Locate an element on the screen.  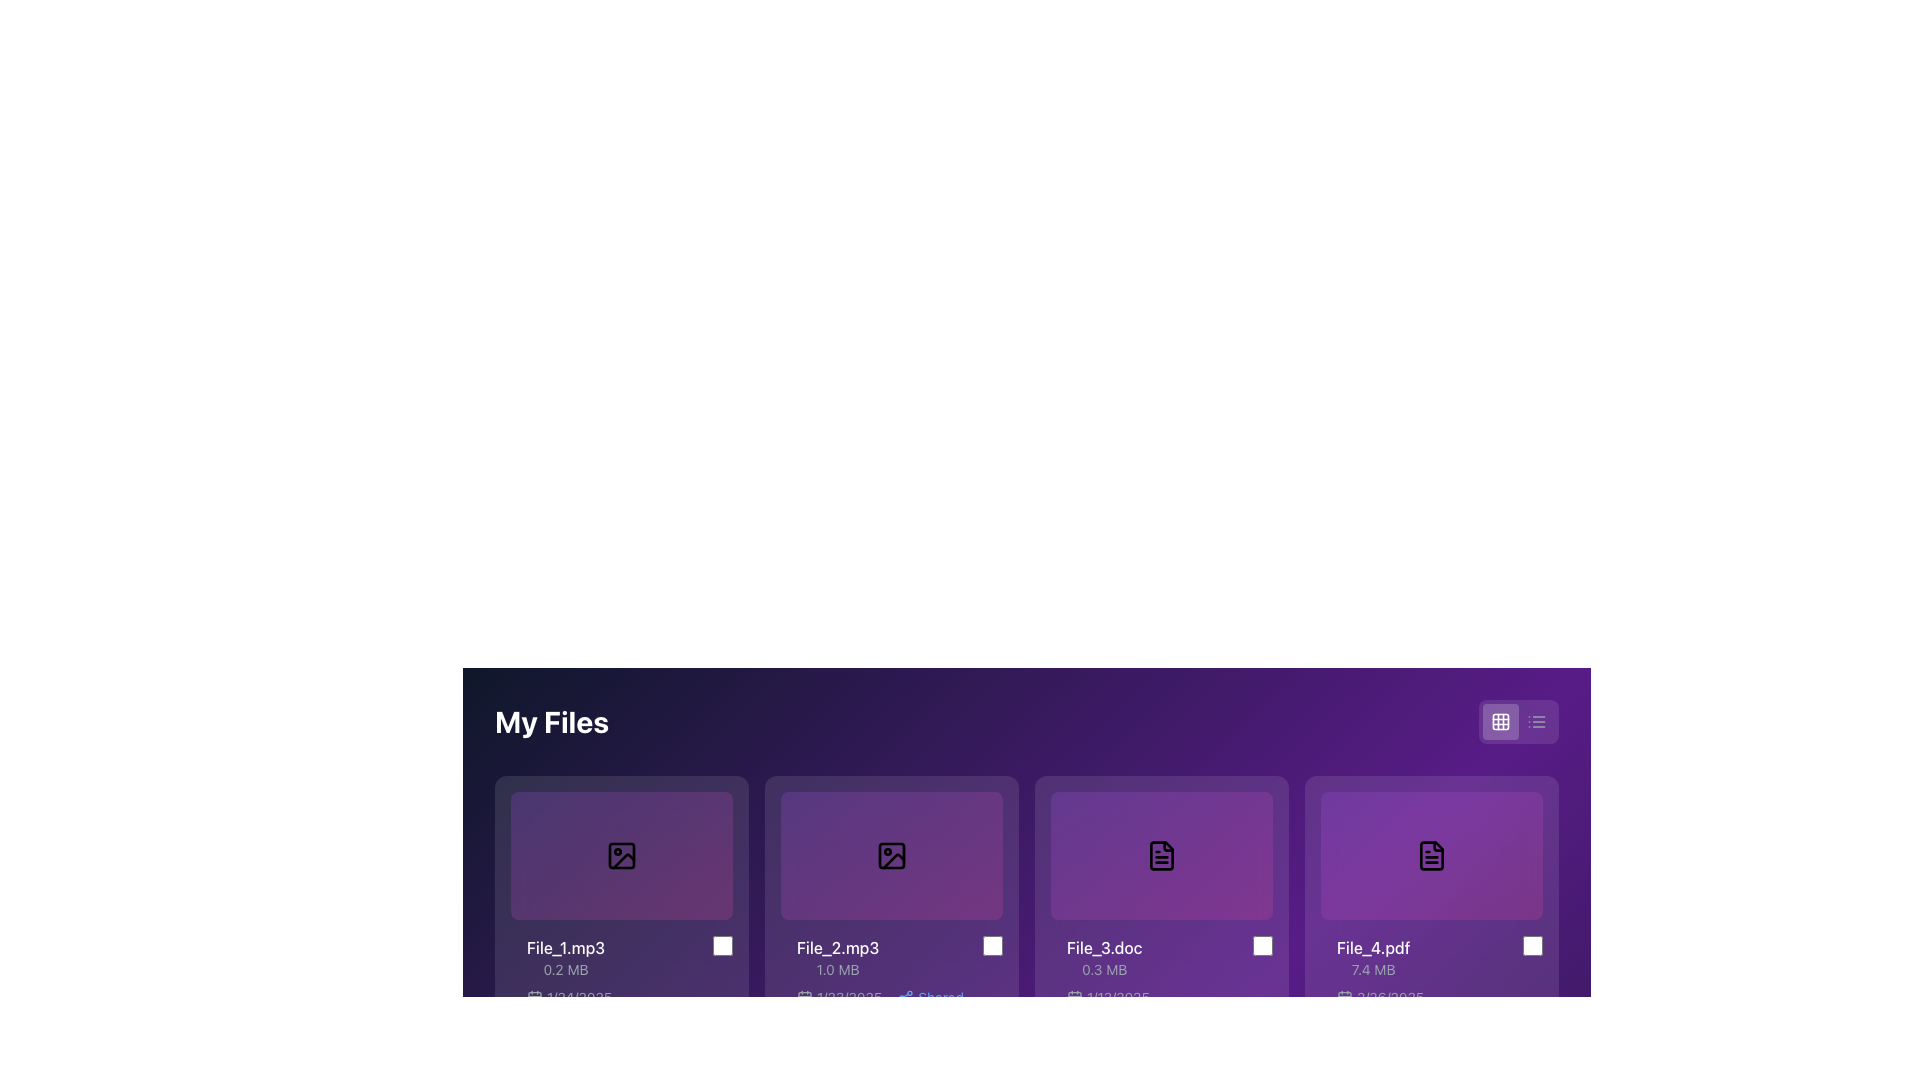
the Text label displaying the file name located in the second file card from the left in the horizontally-scrolling file list is located at coordinates (838, 947).